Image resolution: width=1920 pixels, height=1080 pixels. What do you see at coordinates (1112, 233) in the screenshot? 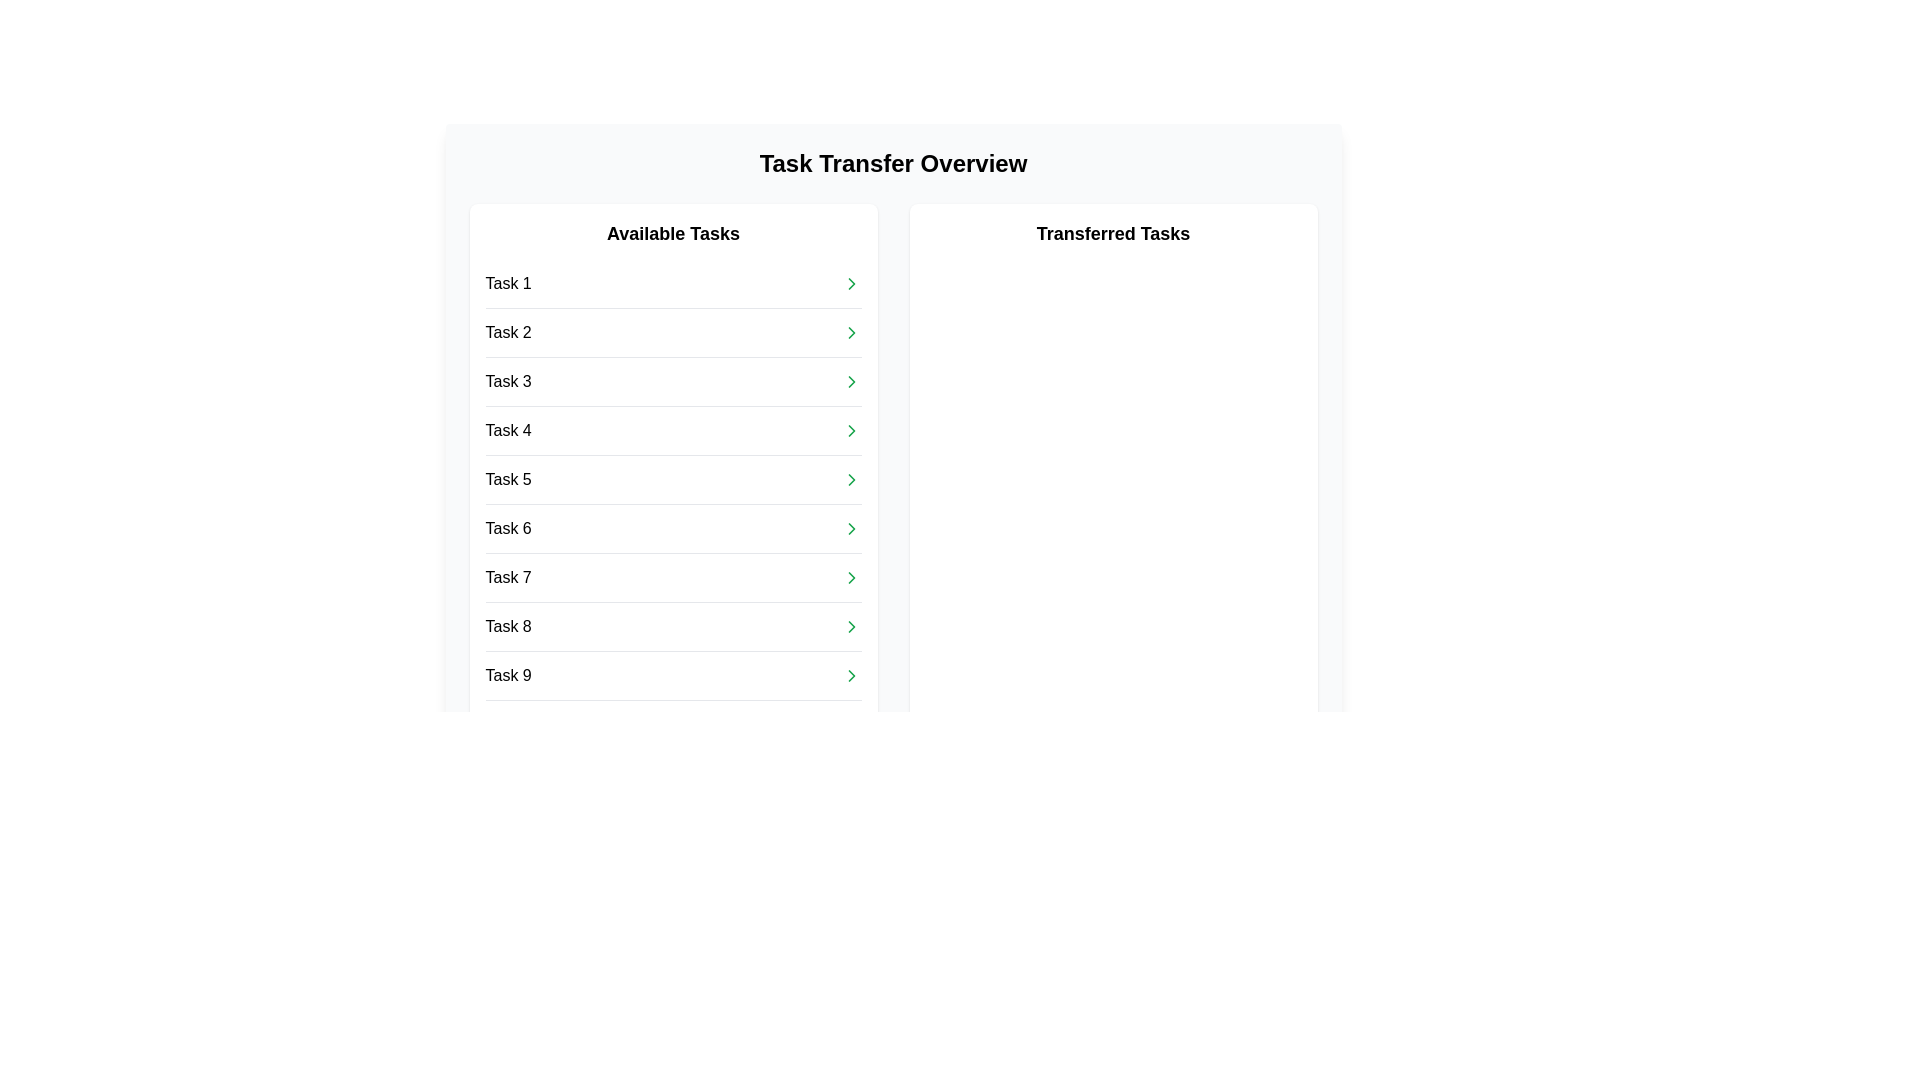
I see `the bold text label 'Transferred Tasks' which is centrally aligned in a white box with rounded corners, located in the top-right section below the header 'Task Transfer Overview'` at bounding box center [1112, 233].